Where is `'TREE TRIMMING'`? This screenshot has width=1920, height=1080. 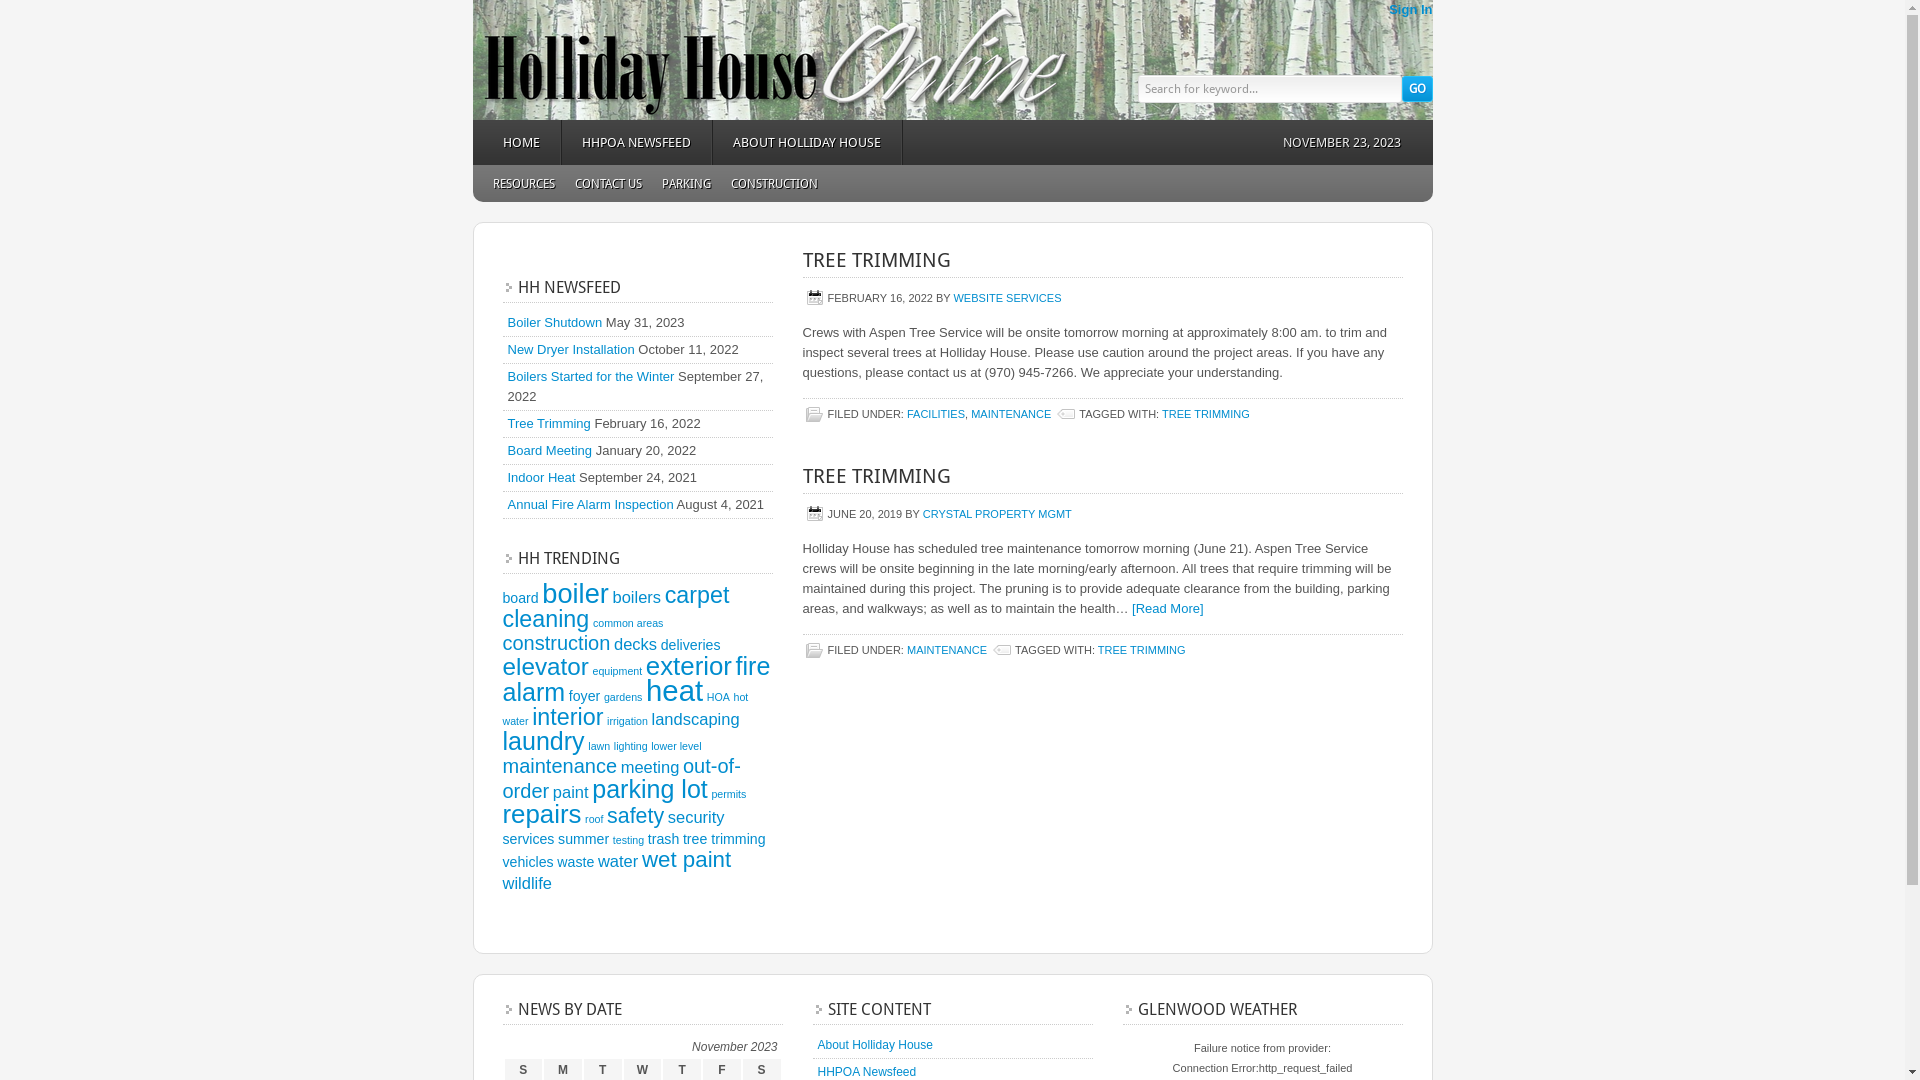 'TREE TRIMMING' is located at coordinates (1161, 412).